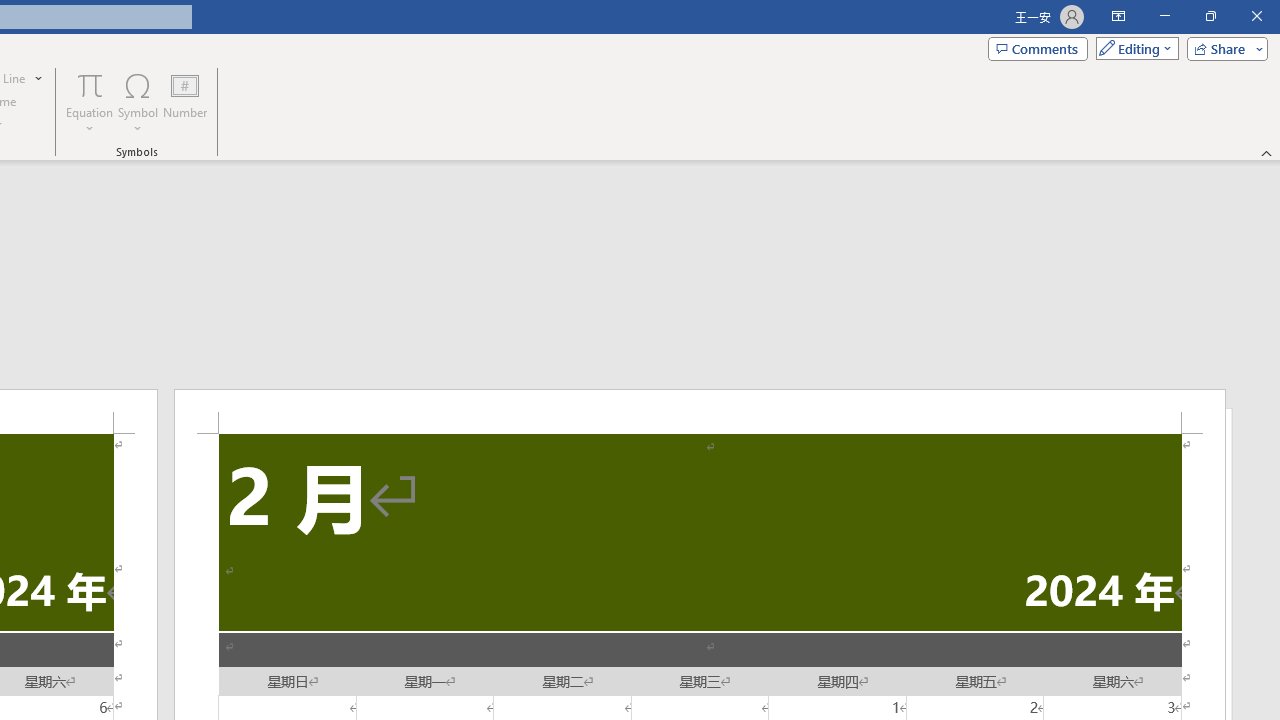  Describe the element at coordinates (89, 103) in the screenshot. I see `'Equation'` at that location.